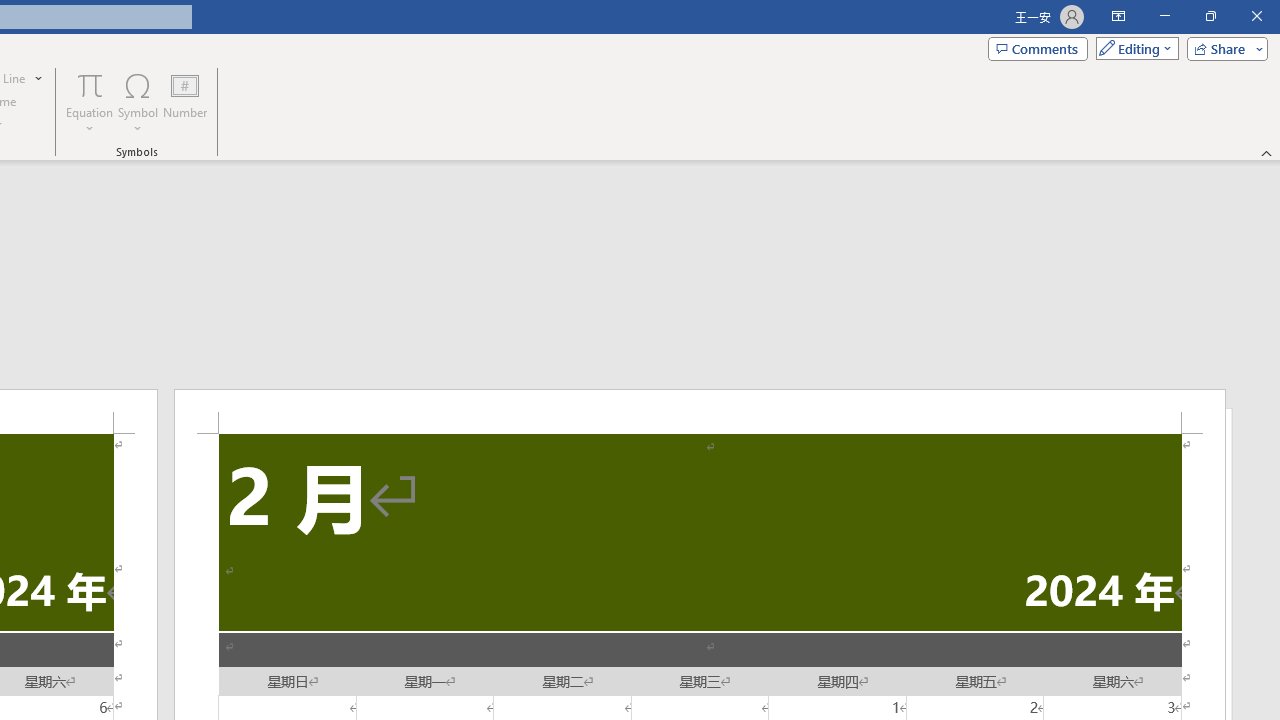  Describe the element at coordinates (89, 103) in the screenshot. I see `'Equation'` at that location.